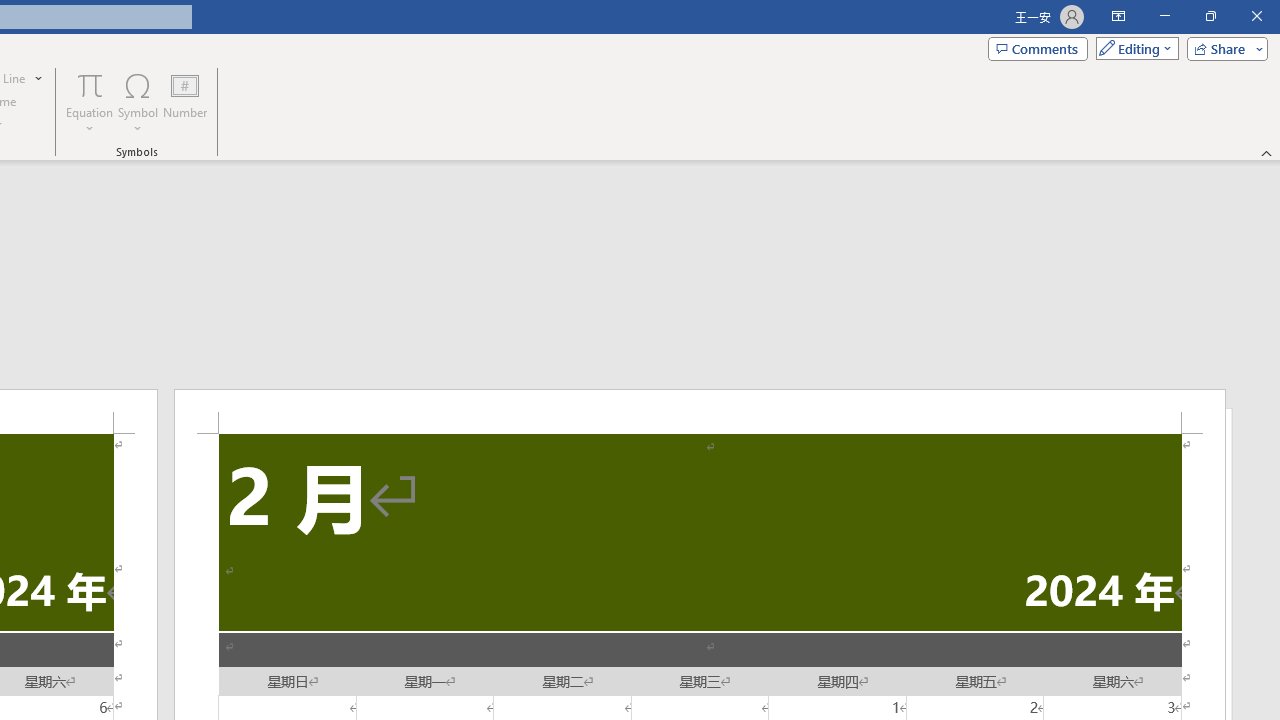  Describe the element at coordinates (89, 103) in the screenshot. I see `'Equation'` at that location.